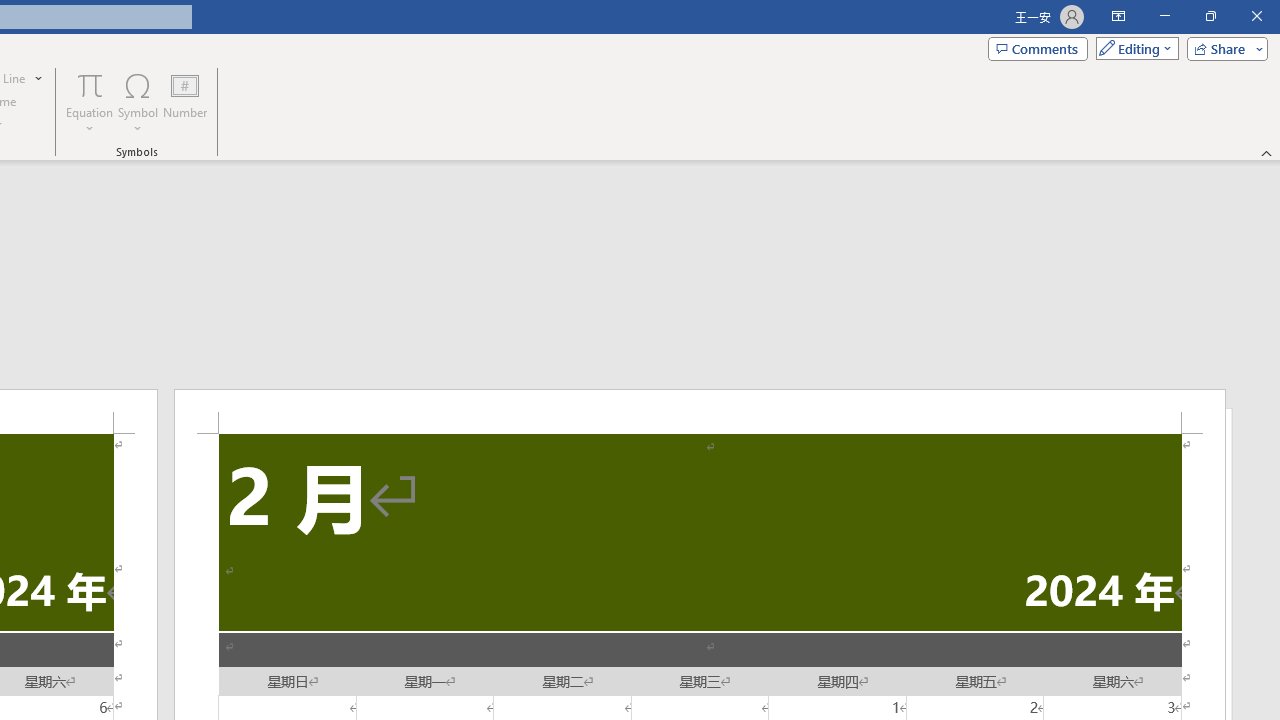  Describe the element at coordinates (89, 103) in the screenshot. I see `'Equation'` at that location.